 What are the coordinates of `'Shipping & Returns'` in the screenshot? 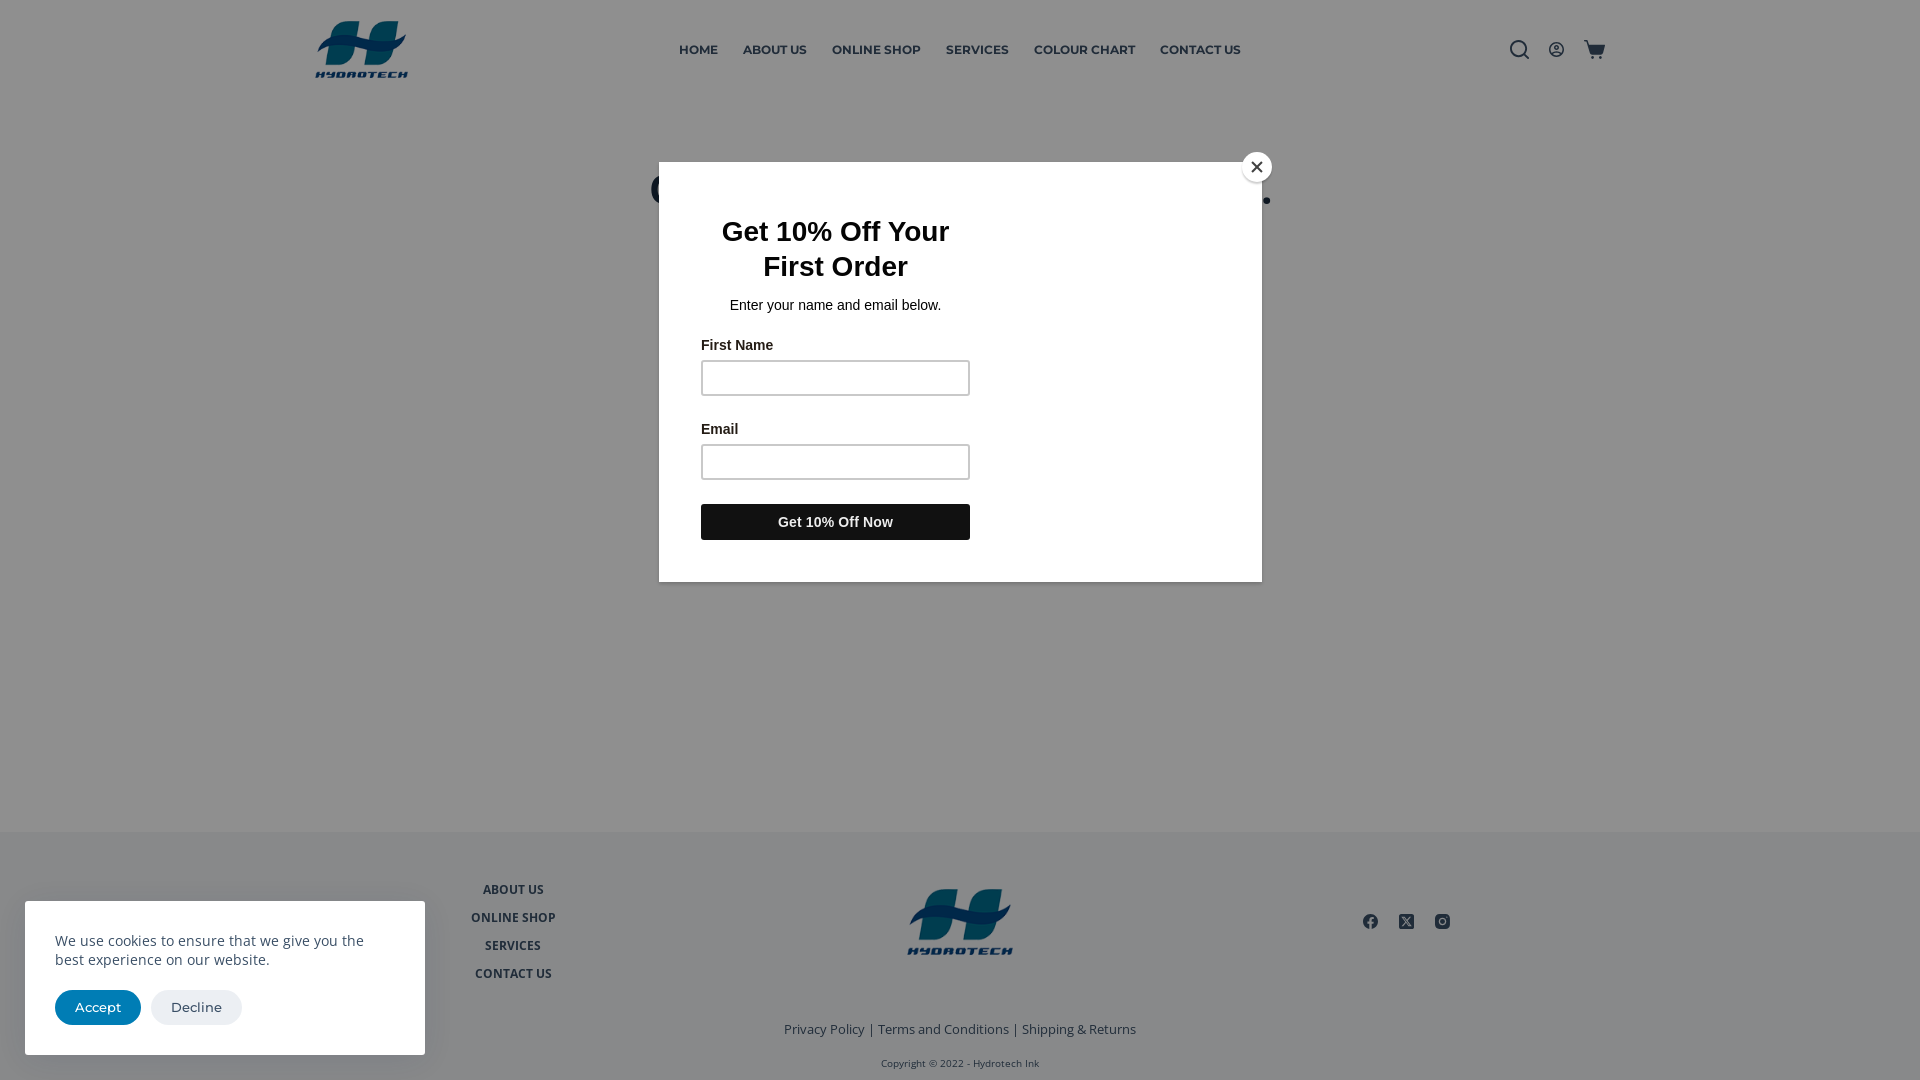 It's located at (1078, 1029).